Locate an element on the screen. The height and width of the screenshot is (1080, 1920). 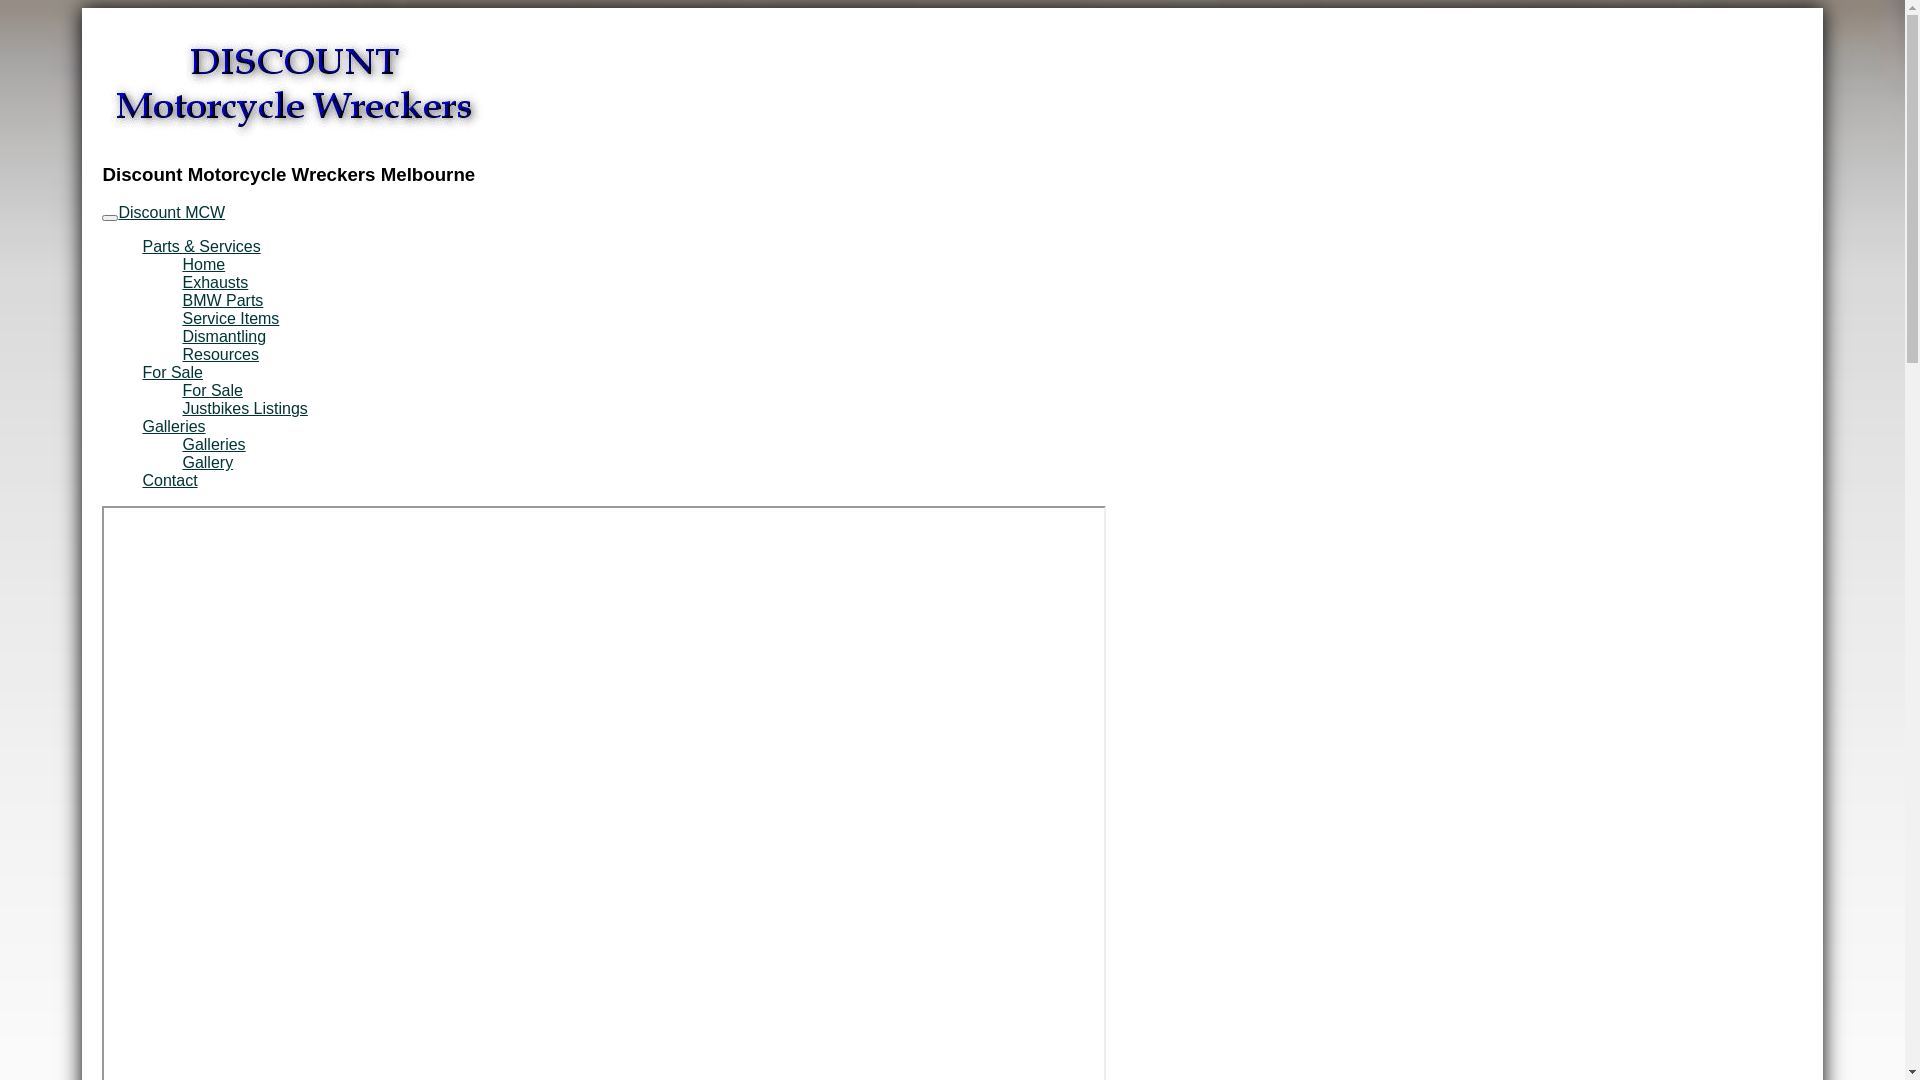
'Exhausts' is located at coordinates (215, 282).